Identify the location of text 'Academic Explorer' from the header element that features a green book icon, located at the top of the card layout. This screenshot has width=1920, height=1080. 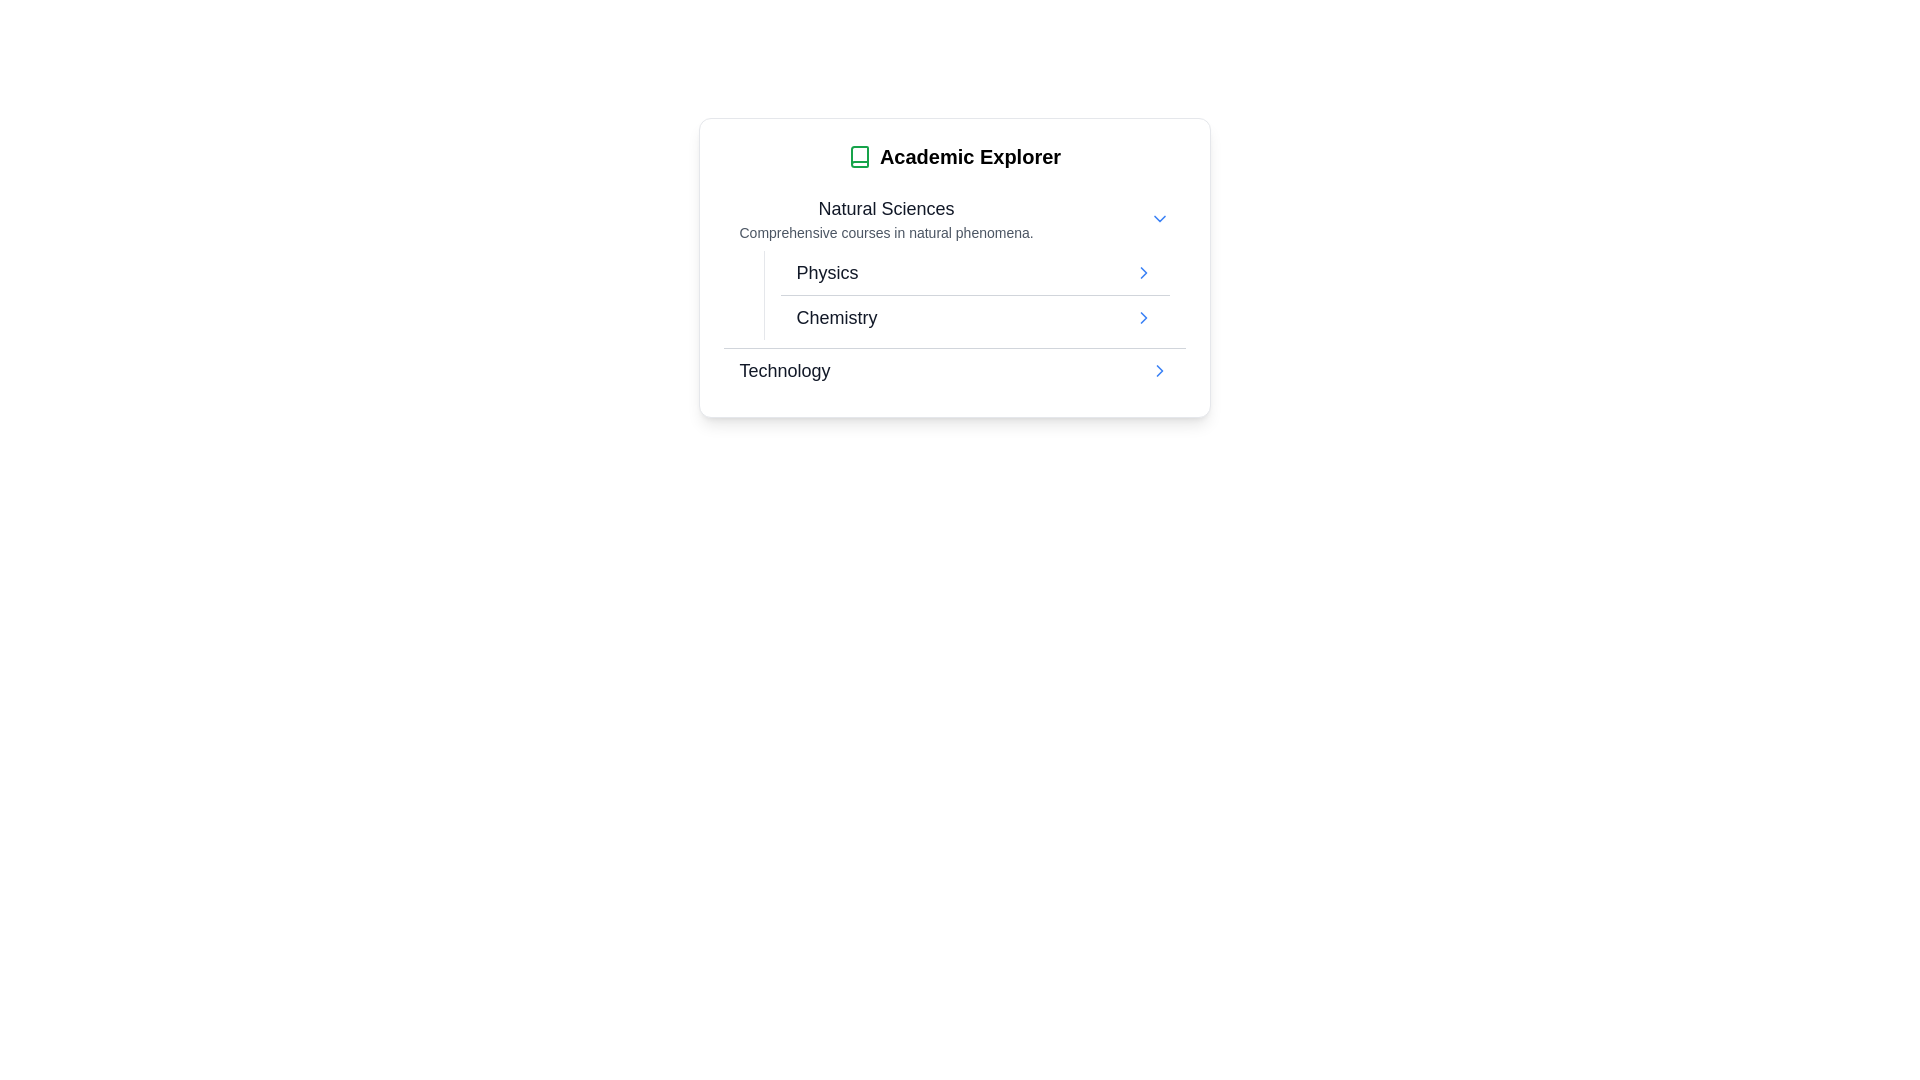
(953, 156).